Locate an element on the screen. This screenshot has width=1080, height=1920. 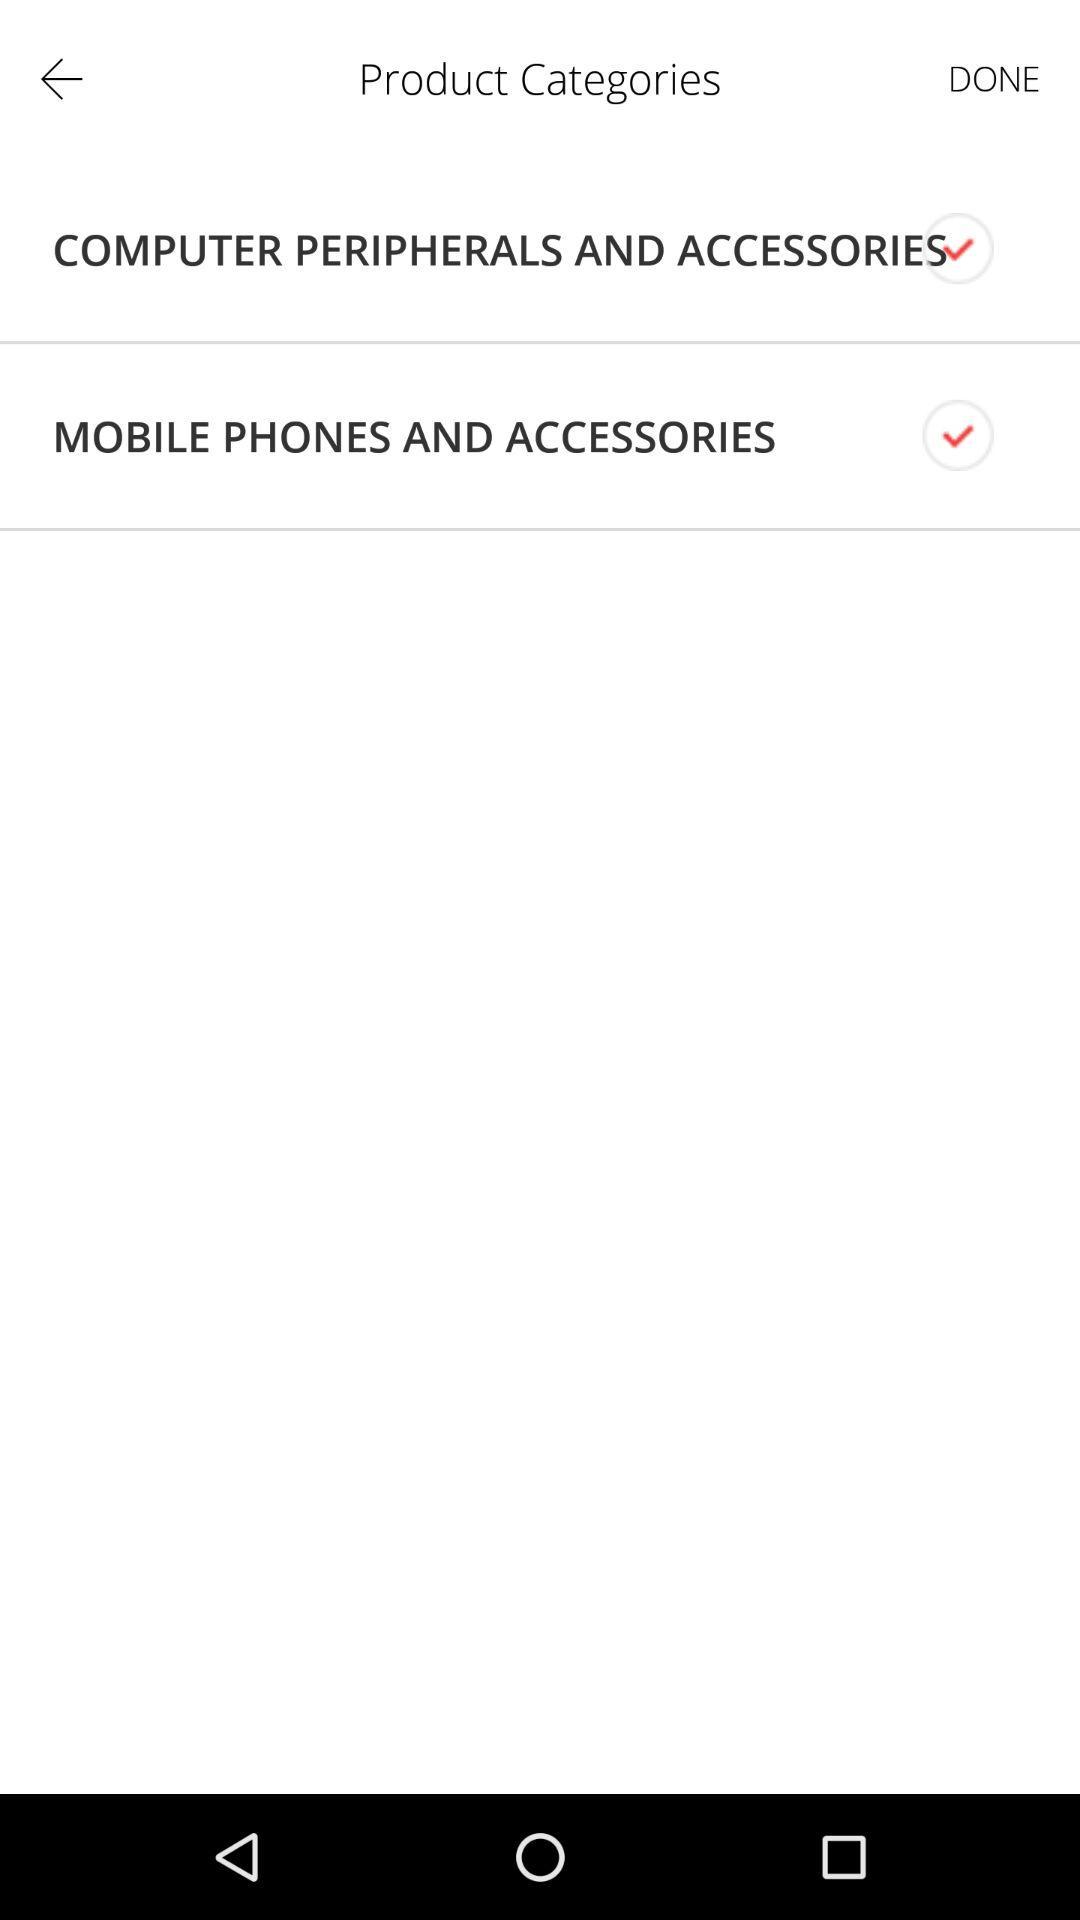
product category is located at coordinates (974, 248).